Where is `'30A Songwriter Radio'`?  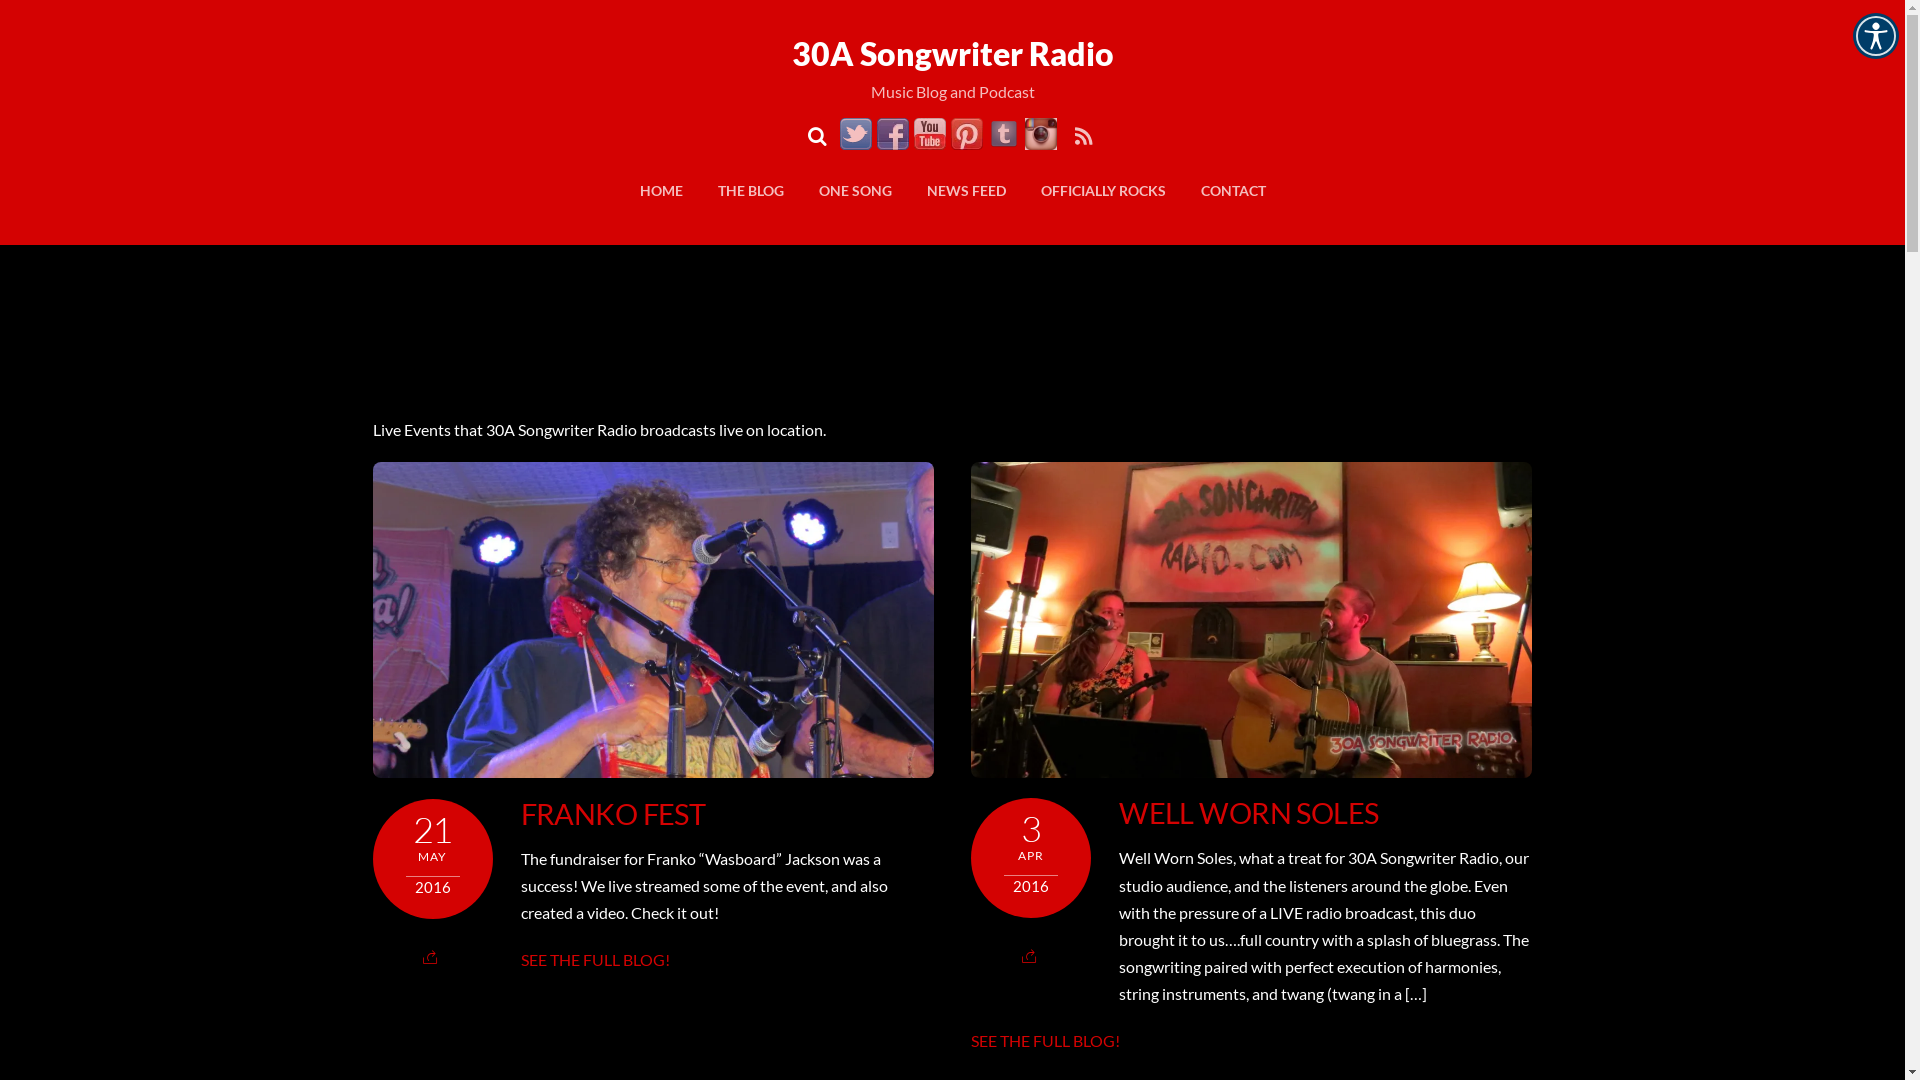
'30A Songwriter Radio' is located at coordinates (952, 52).